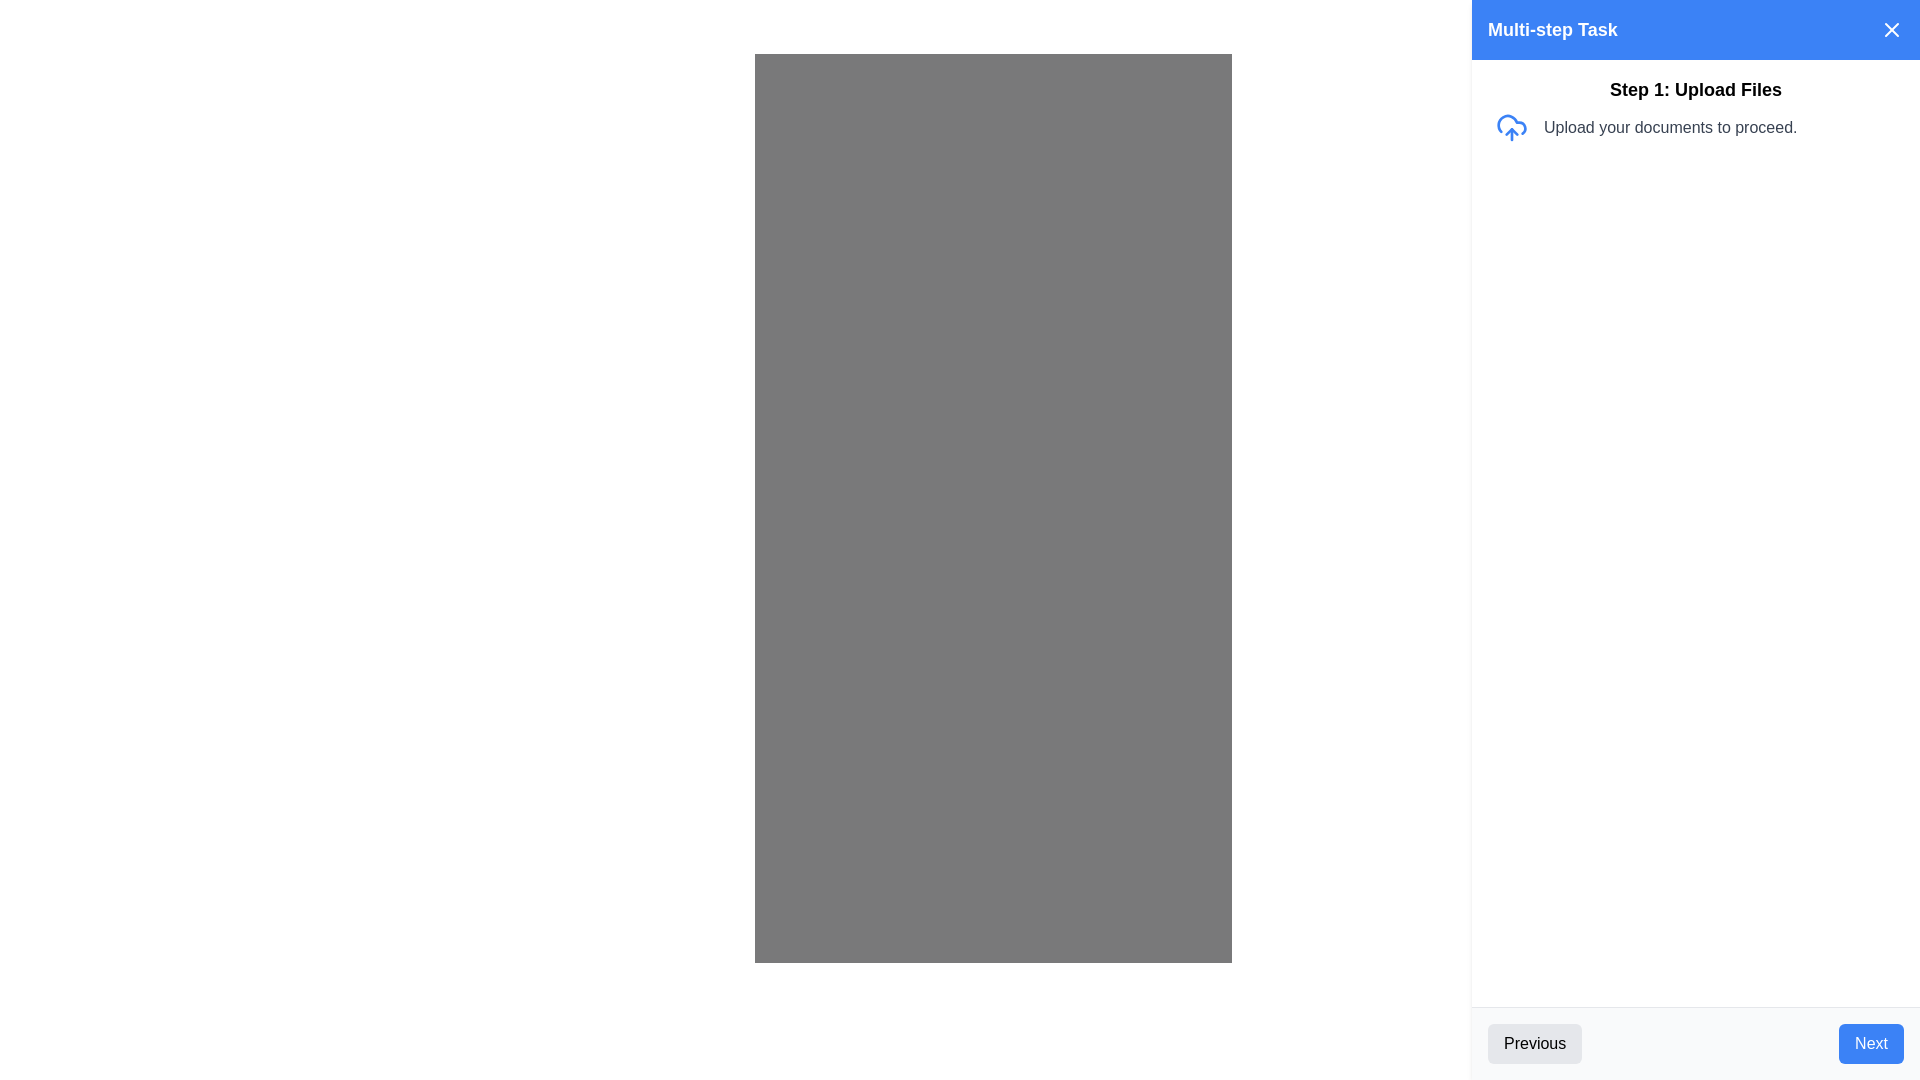  Describe the element at coordinates (1512, 124) in the screenshot. I see `the central portion of the cloud upload icon, which is part of a larger graphic including an arrow and an upward-pointing line, located to the left of the text 'Upload your documents to proceed.'` at that location.